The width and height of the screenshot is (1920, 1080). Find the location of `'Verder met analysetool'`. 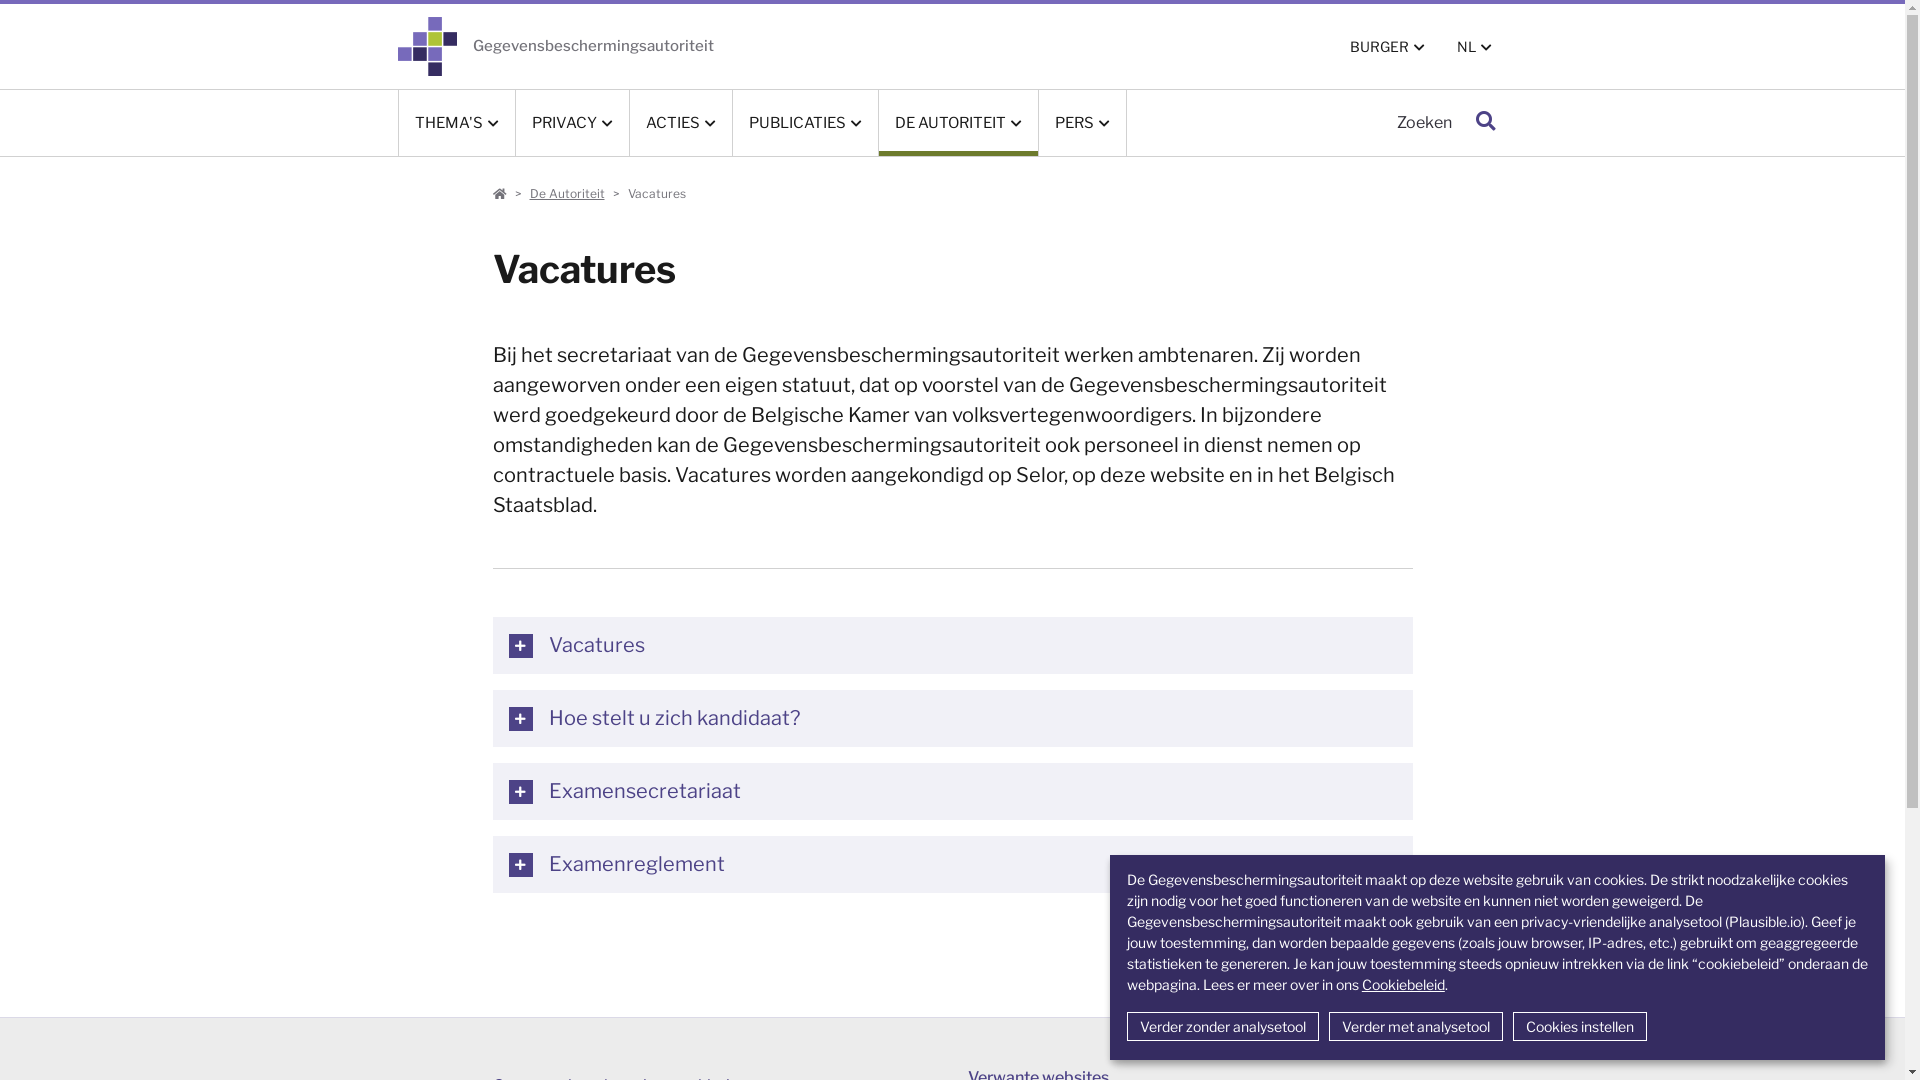

'Verder met analysetool' is located at coordinates (1415, 1026).